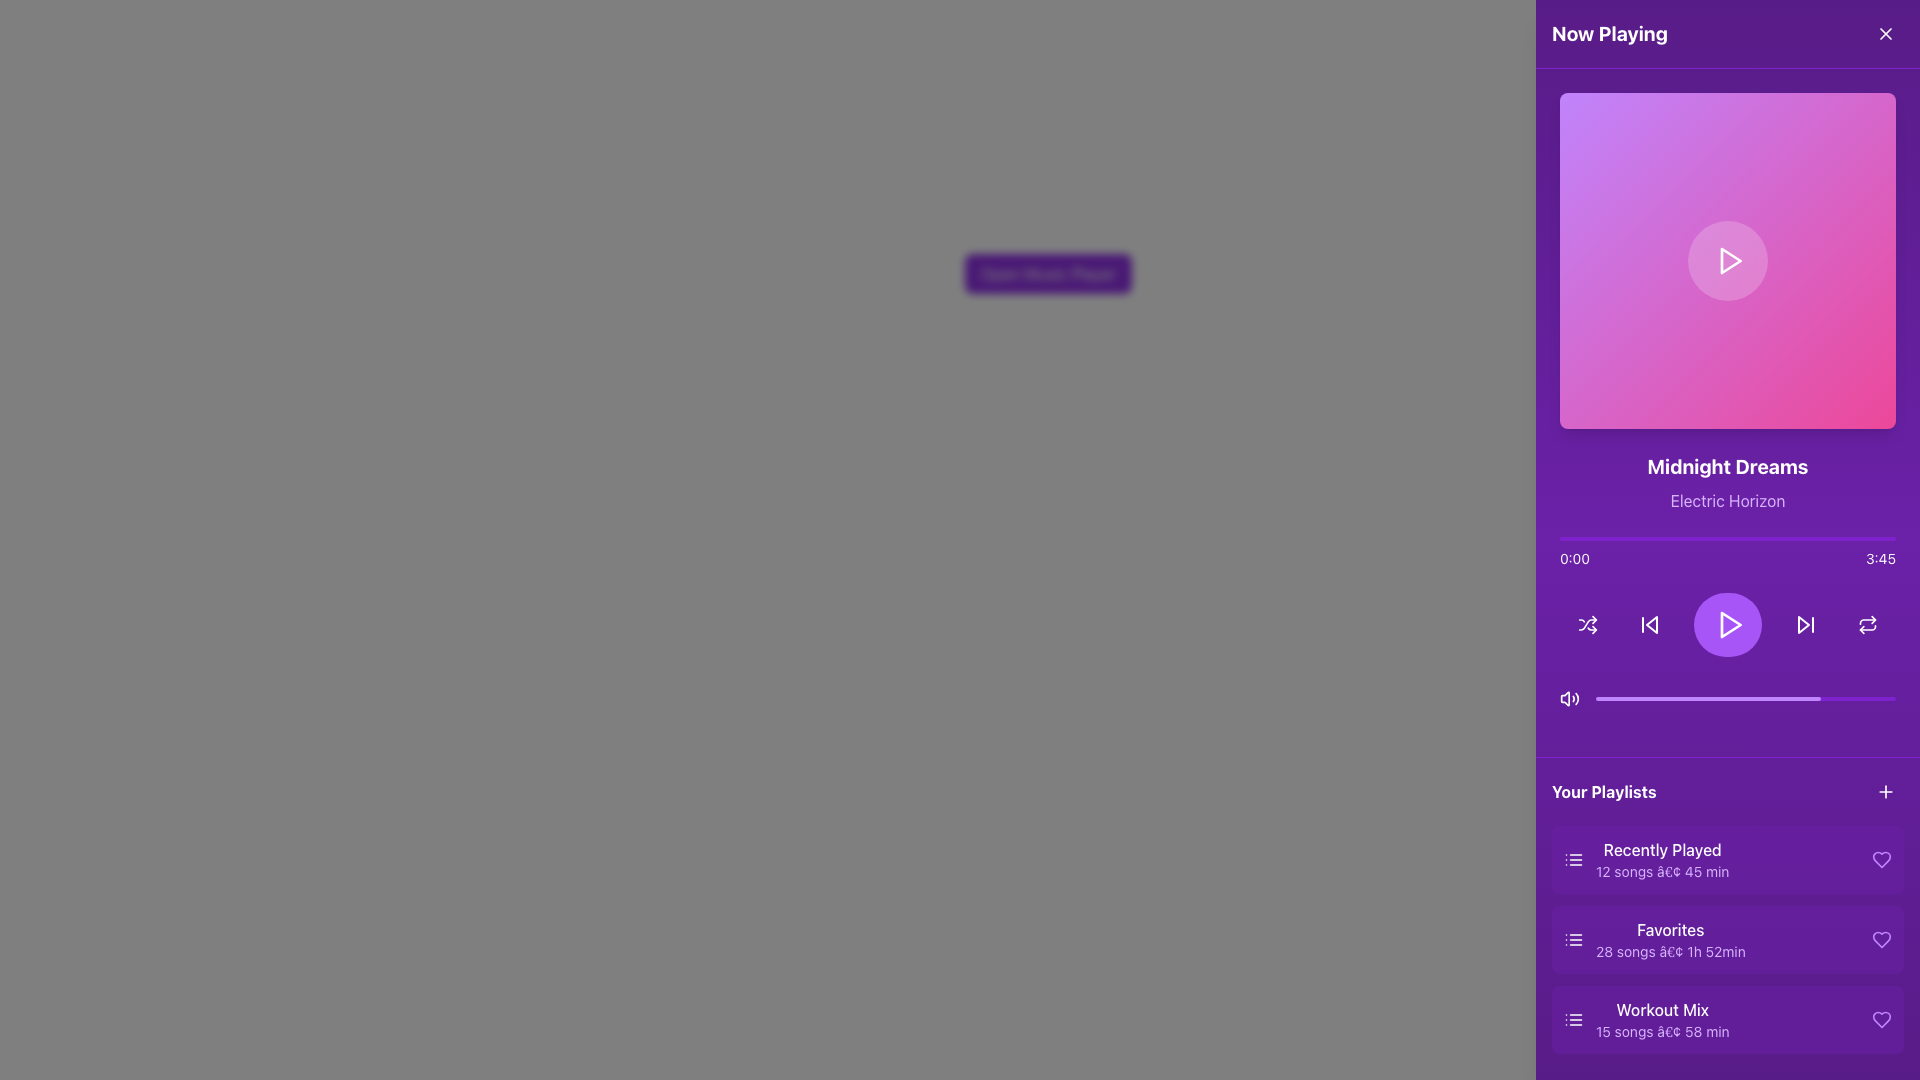 This screenshot has height=1080, width=1920. Describe the element at coordinates (1816, 697) in the screenshot. I see `media playback progress` at that location.